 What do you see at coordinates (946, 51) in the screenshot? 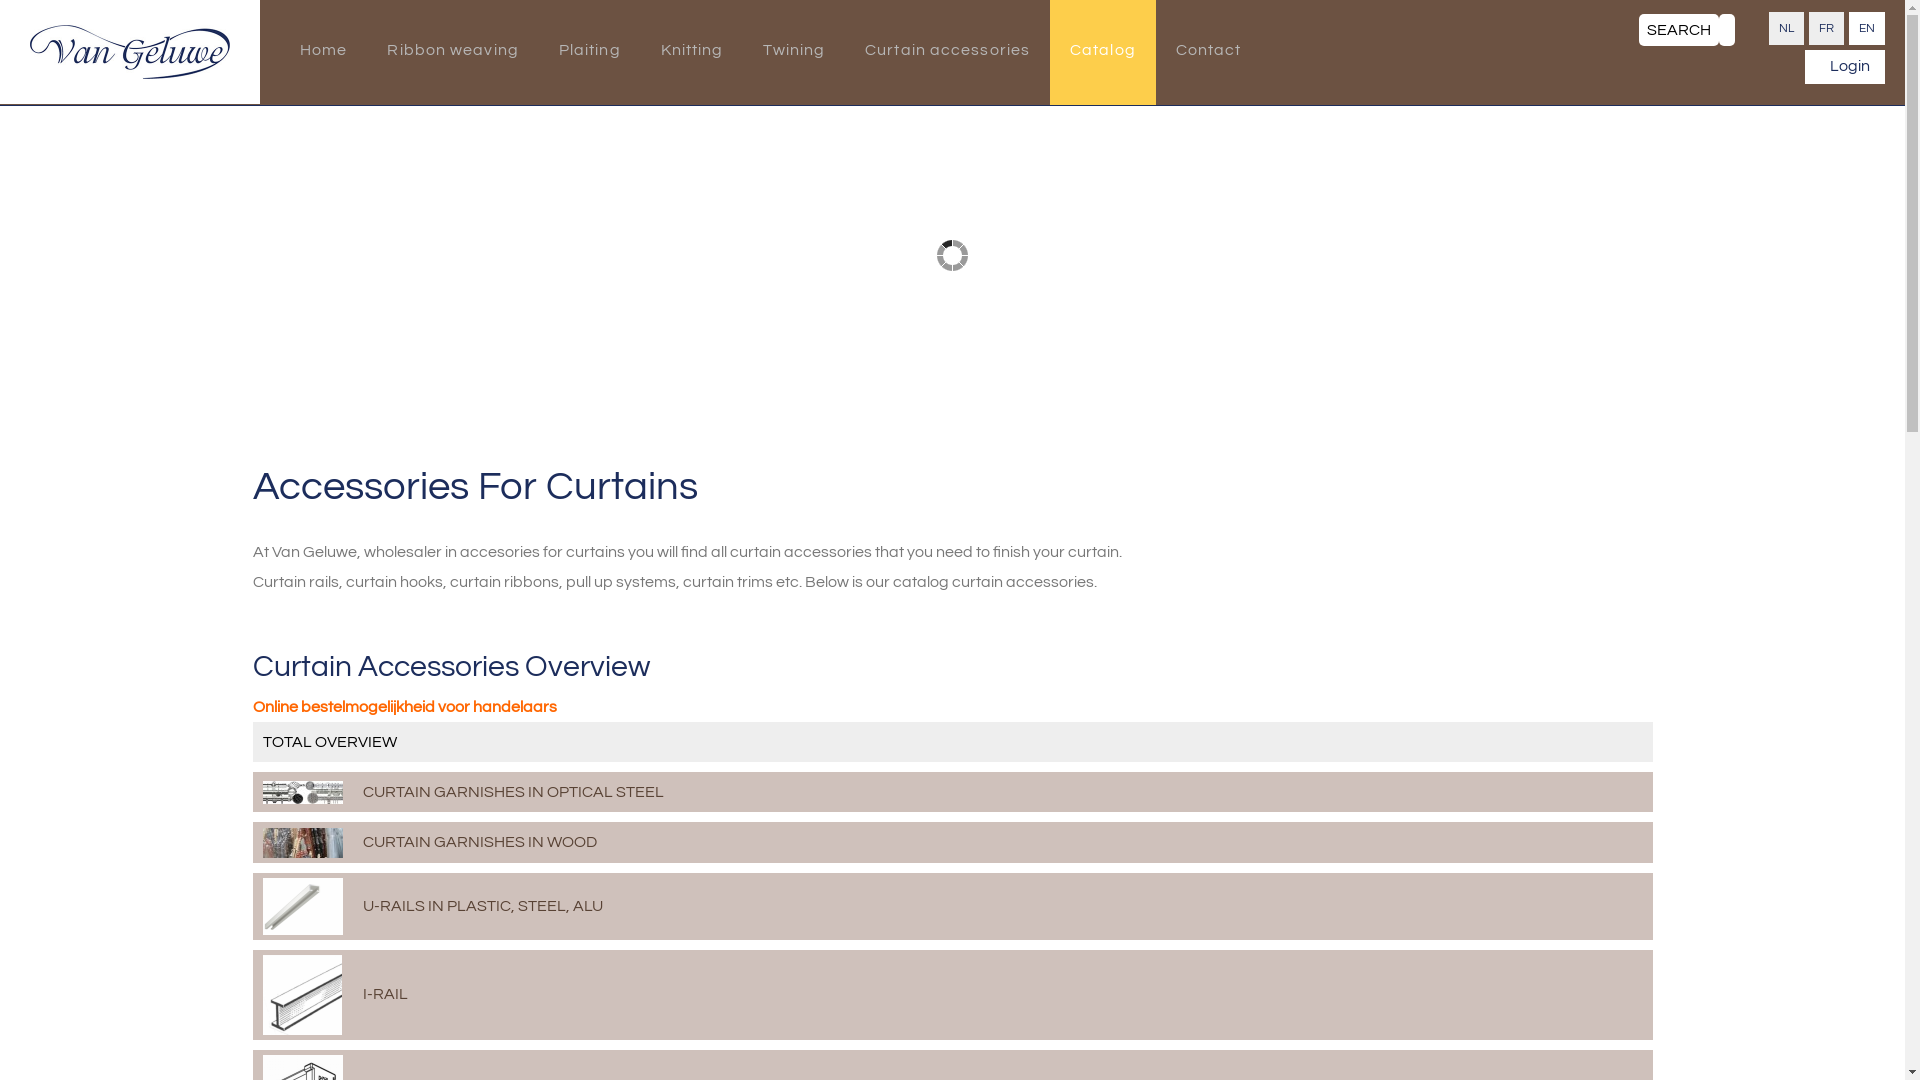
I see `'Curtain accessories'` at bounding box center [946, 51].